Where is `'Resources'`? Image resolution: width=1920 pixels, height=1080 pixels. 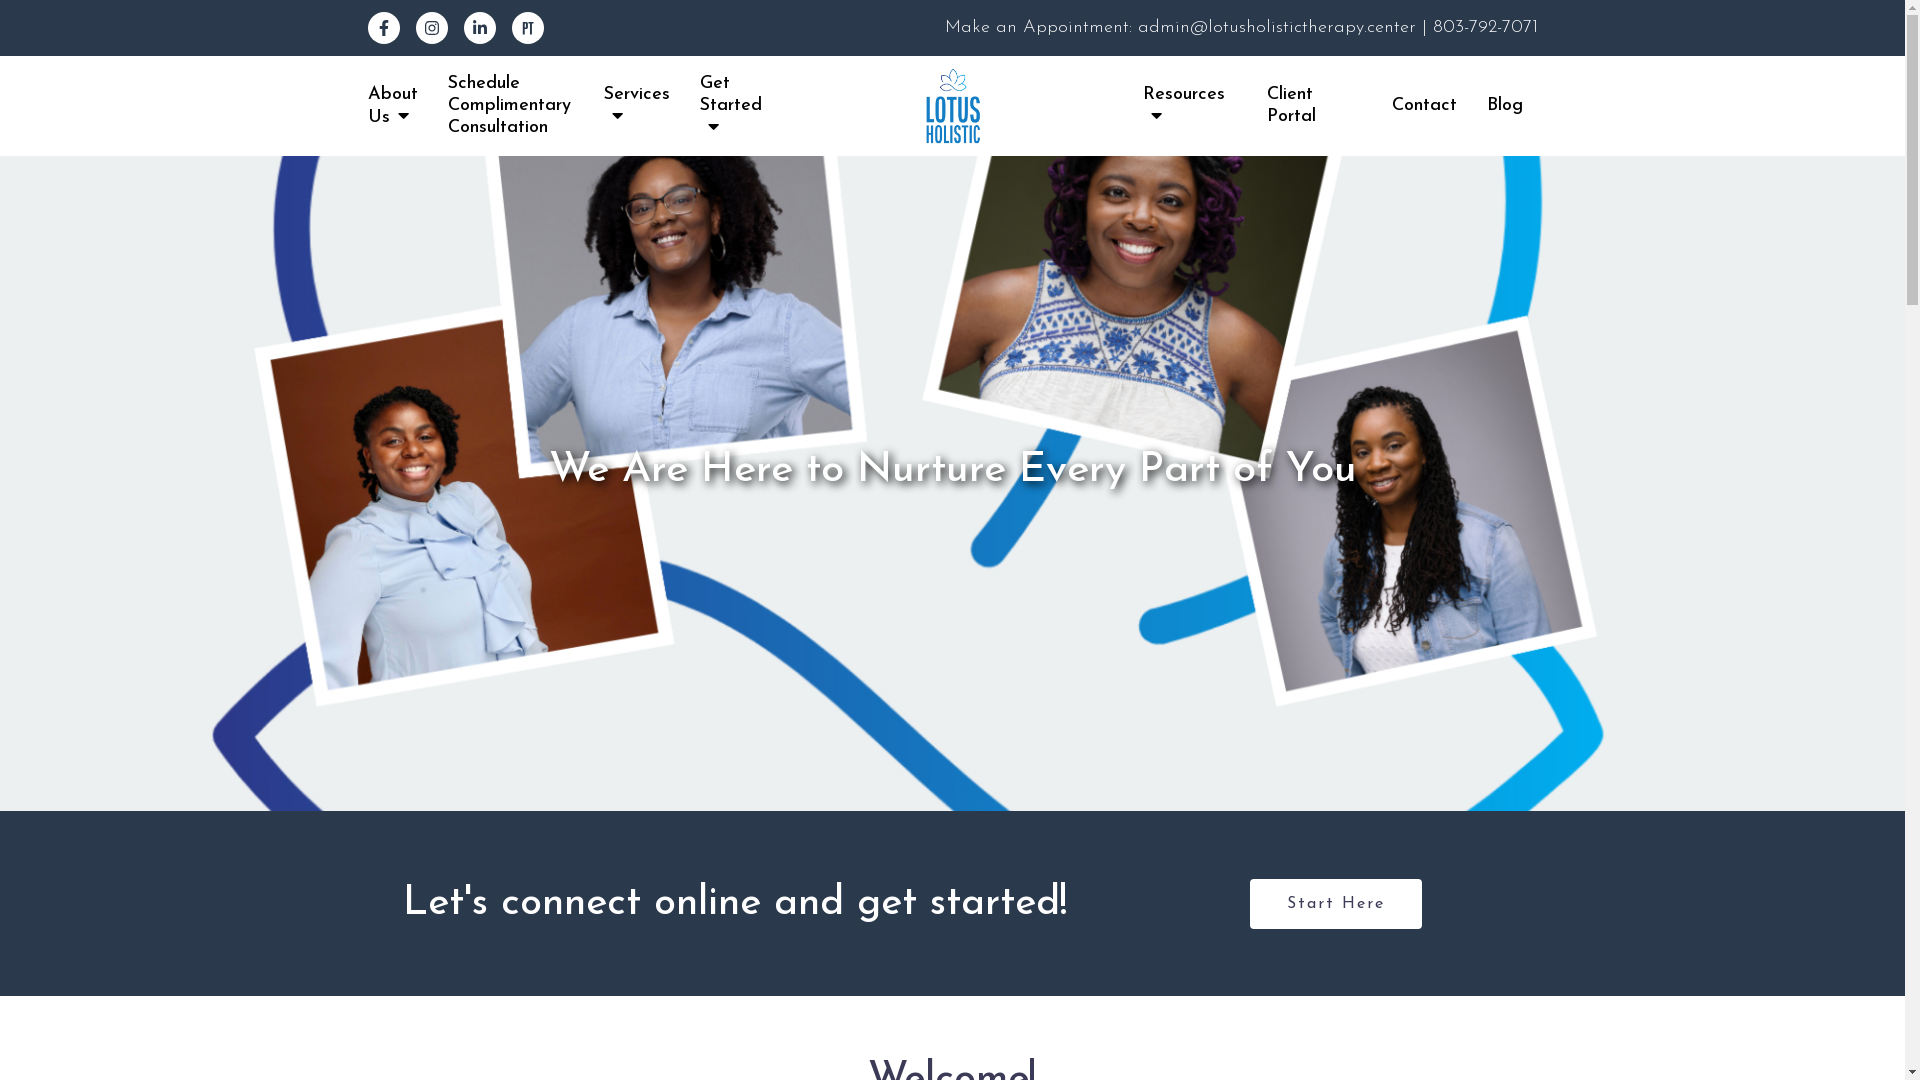 'Resources' is located at coordinates (1190, 106).